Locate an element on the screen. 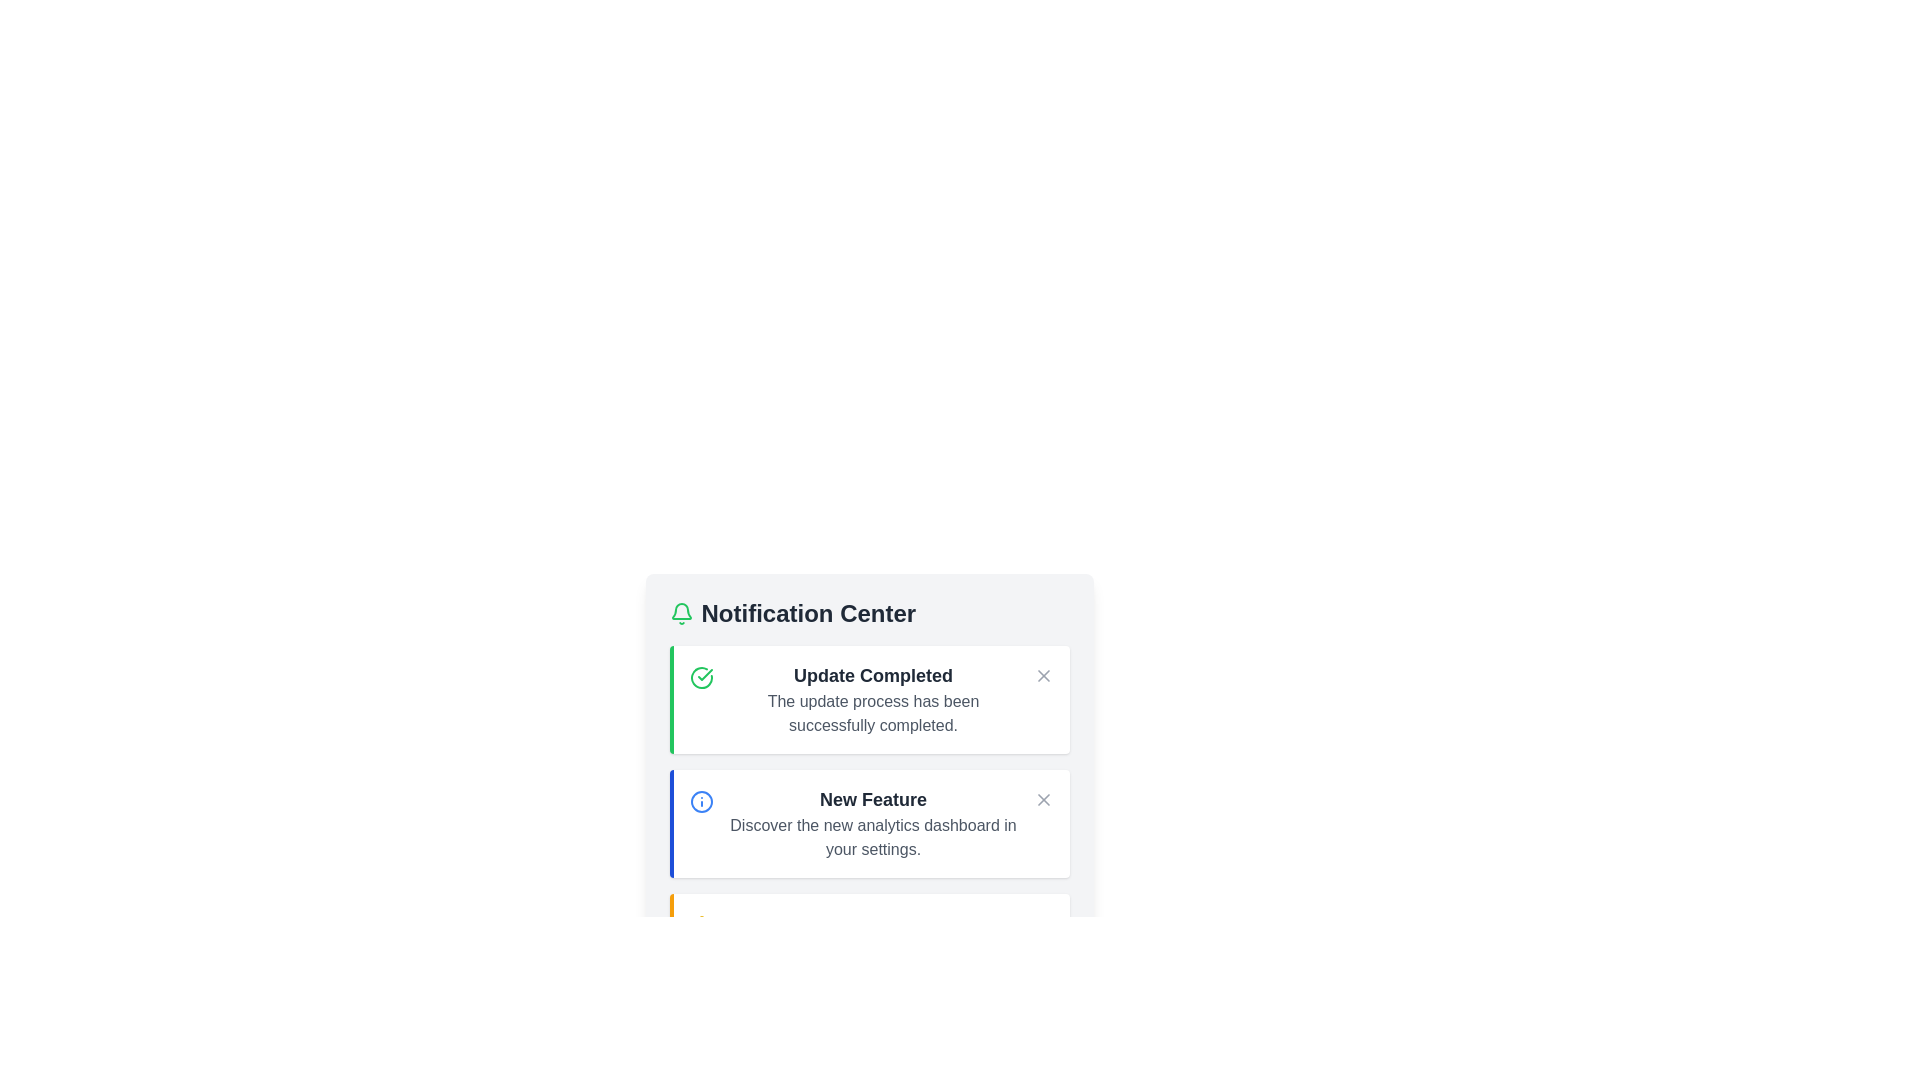  graphical properties of the warning indicator icon located at the bottom of the Notification Center interface, centrally aligned beneath the notifications is located at coordinates (701, 925).